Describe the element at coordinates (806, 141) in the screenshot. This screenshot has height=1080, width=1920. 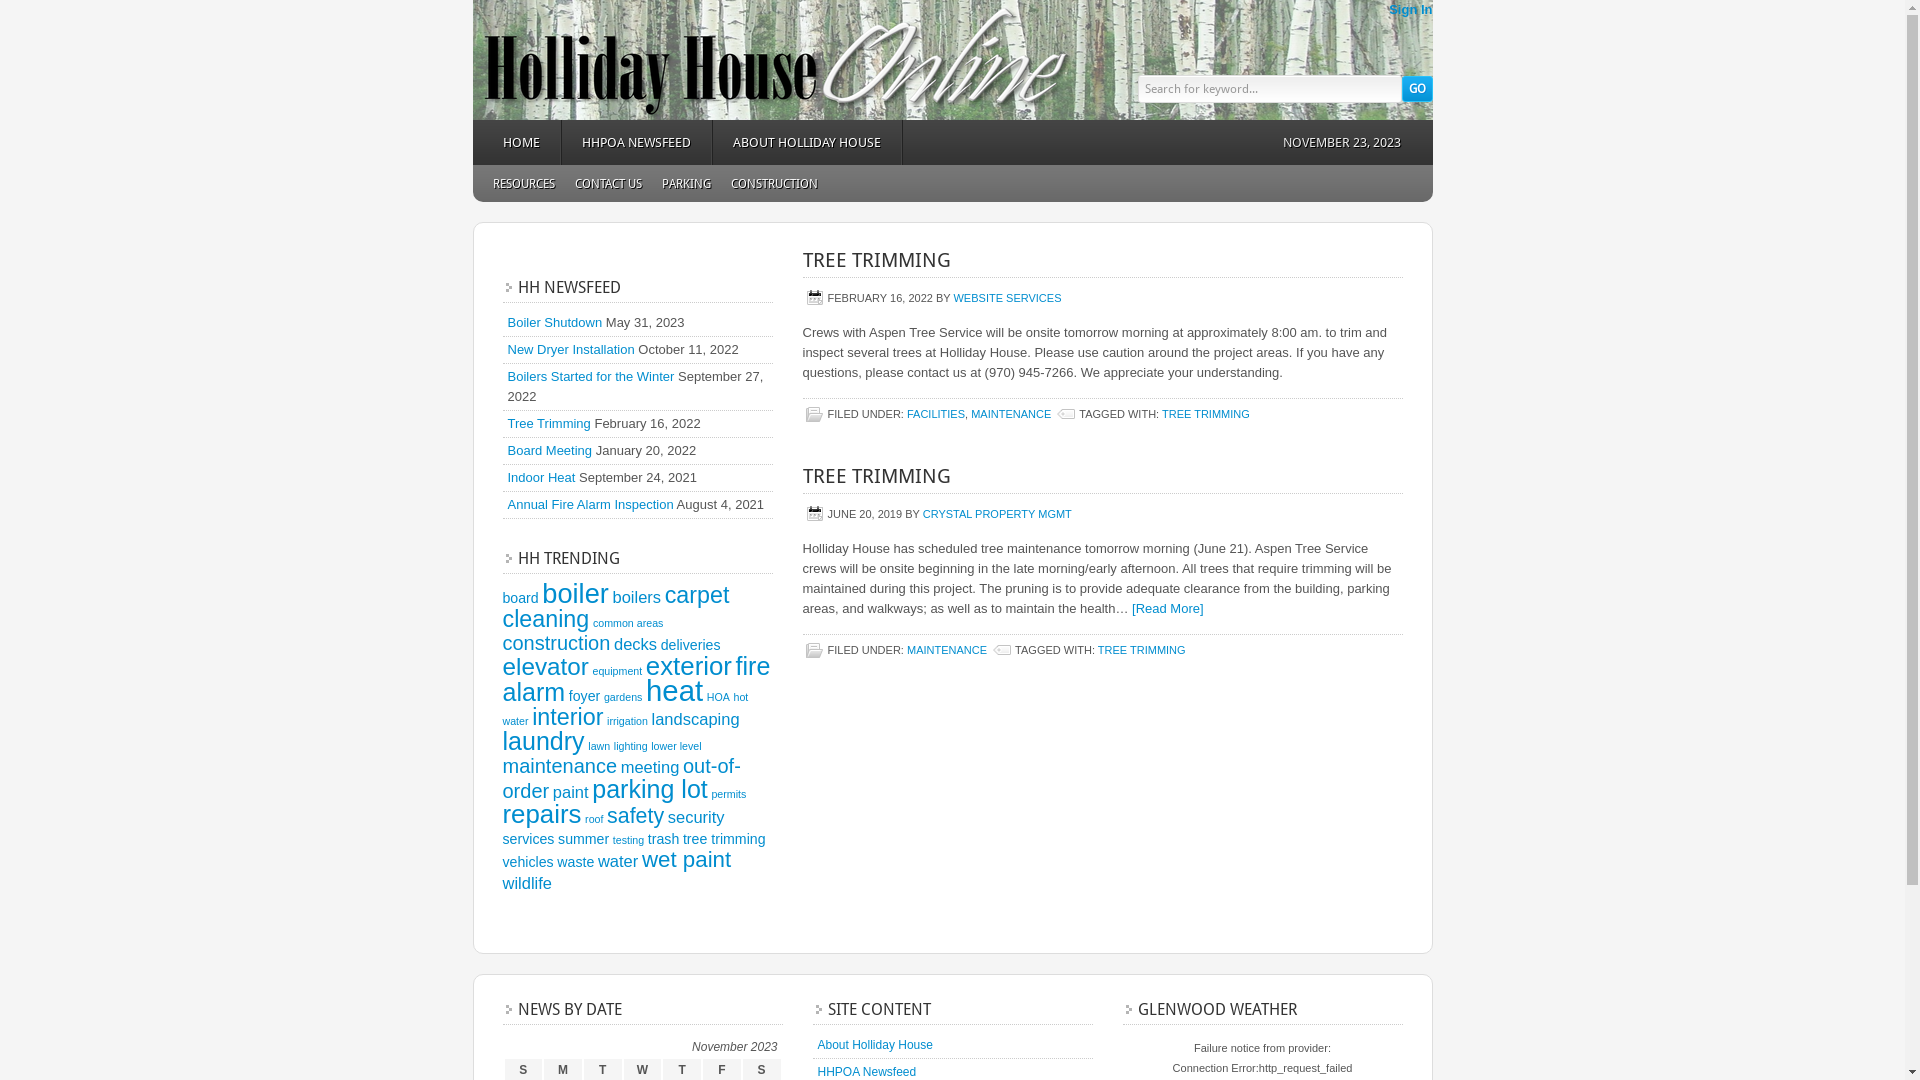
I see `'ABOUT HOLLIDAY HOUSE'` at that location.